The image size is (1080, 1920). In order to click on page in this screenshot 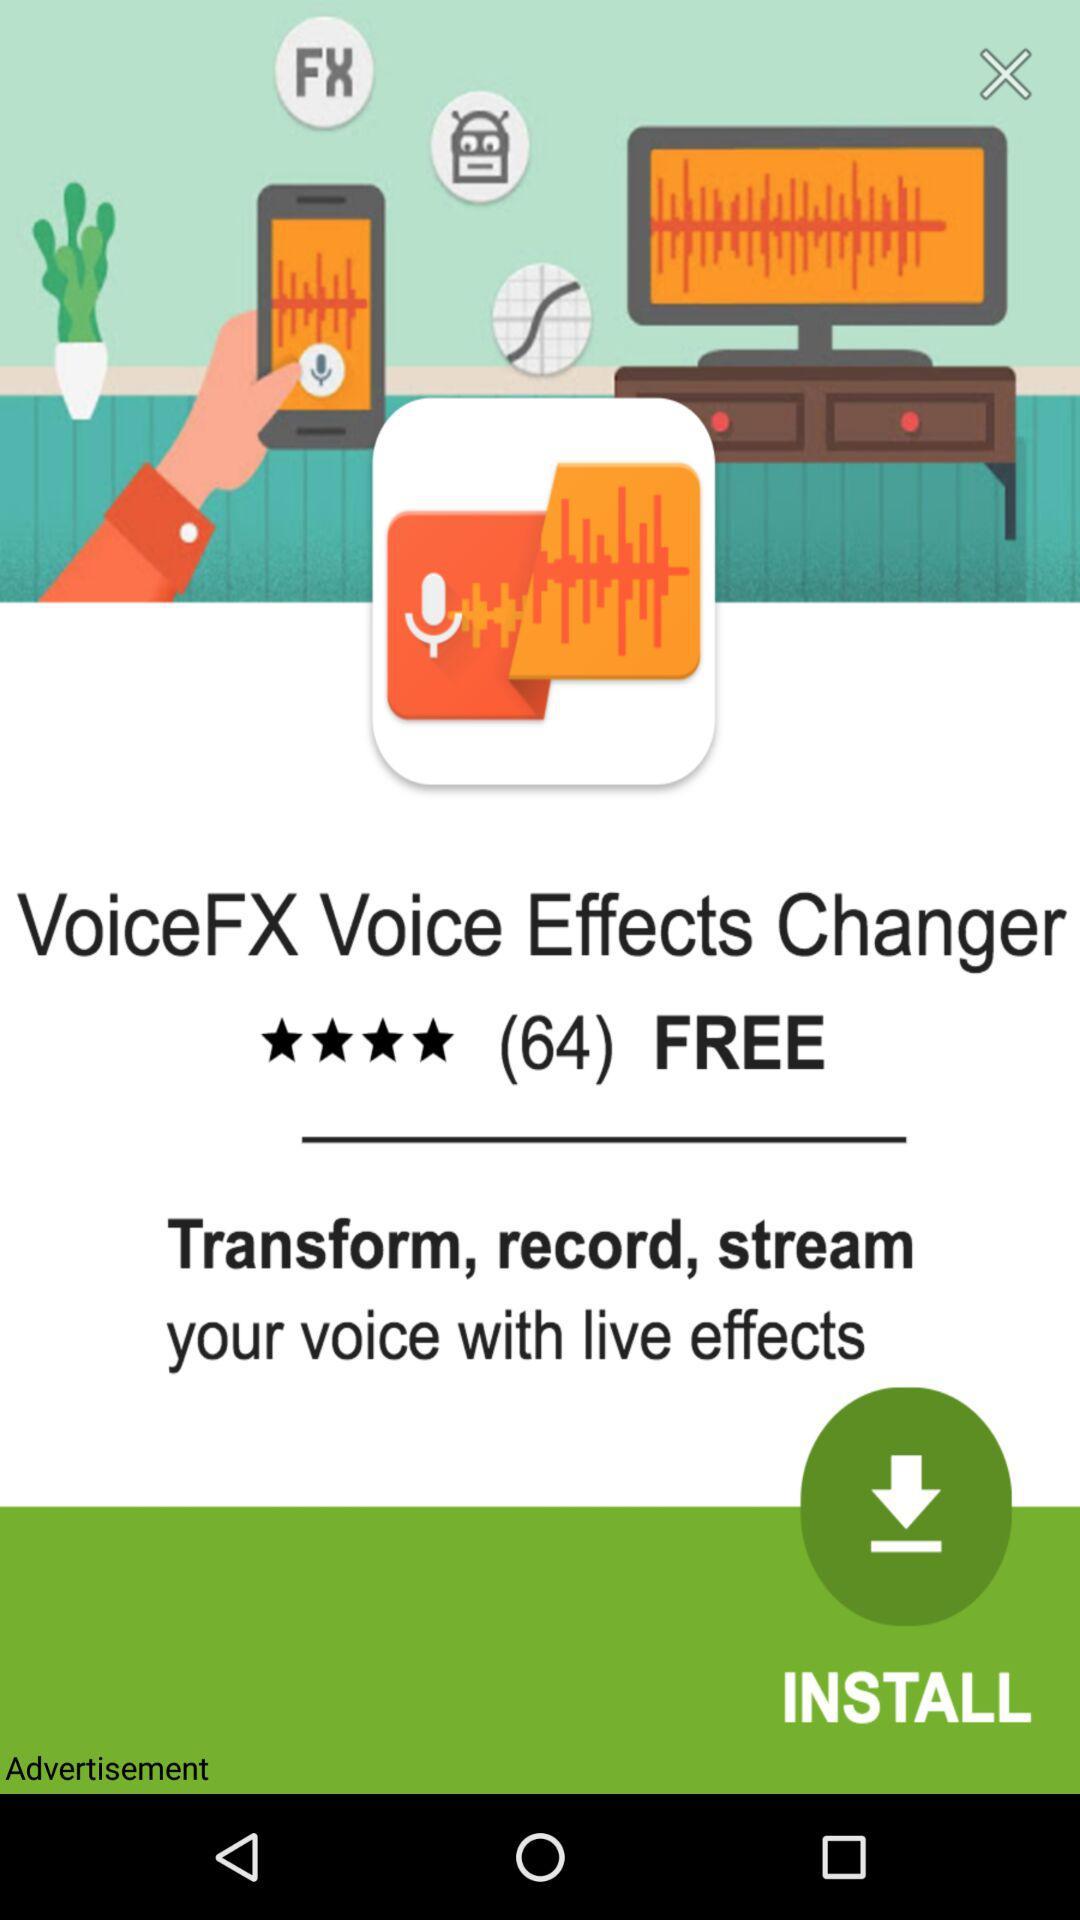, I will do `click(1005, 74)`.